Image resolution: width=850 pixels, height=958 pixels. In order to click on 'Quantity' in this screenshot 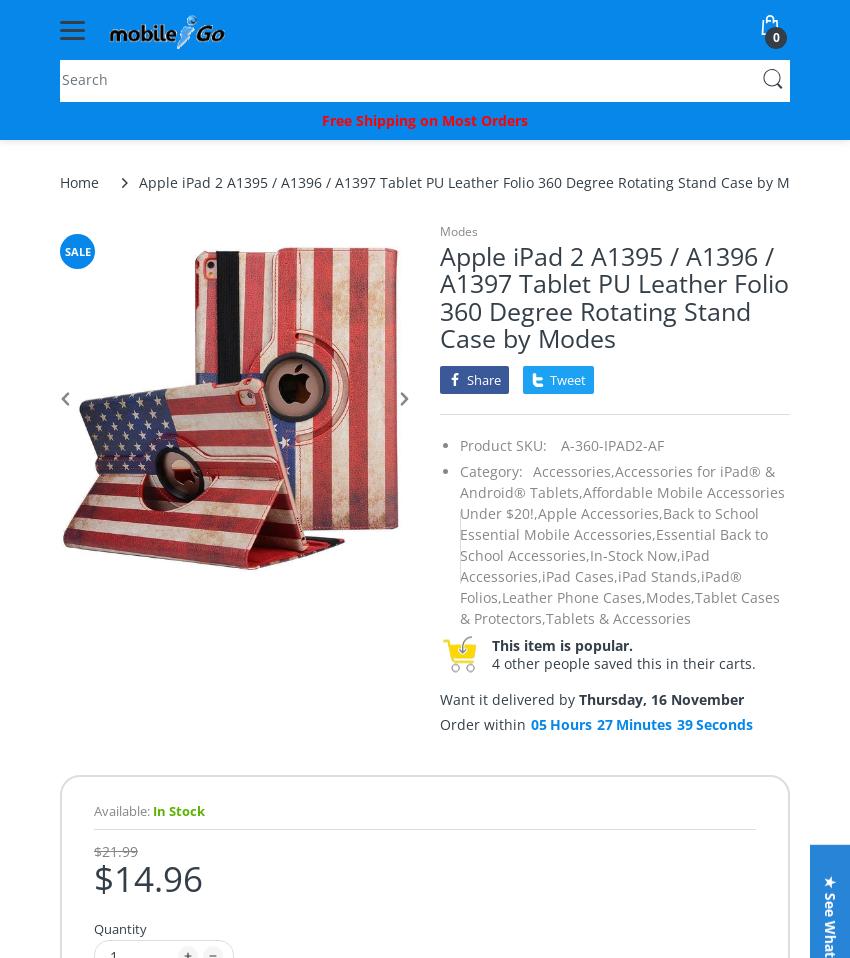, I will do `click(119, 928)`.